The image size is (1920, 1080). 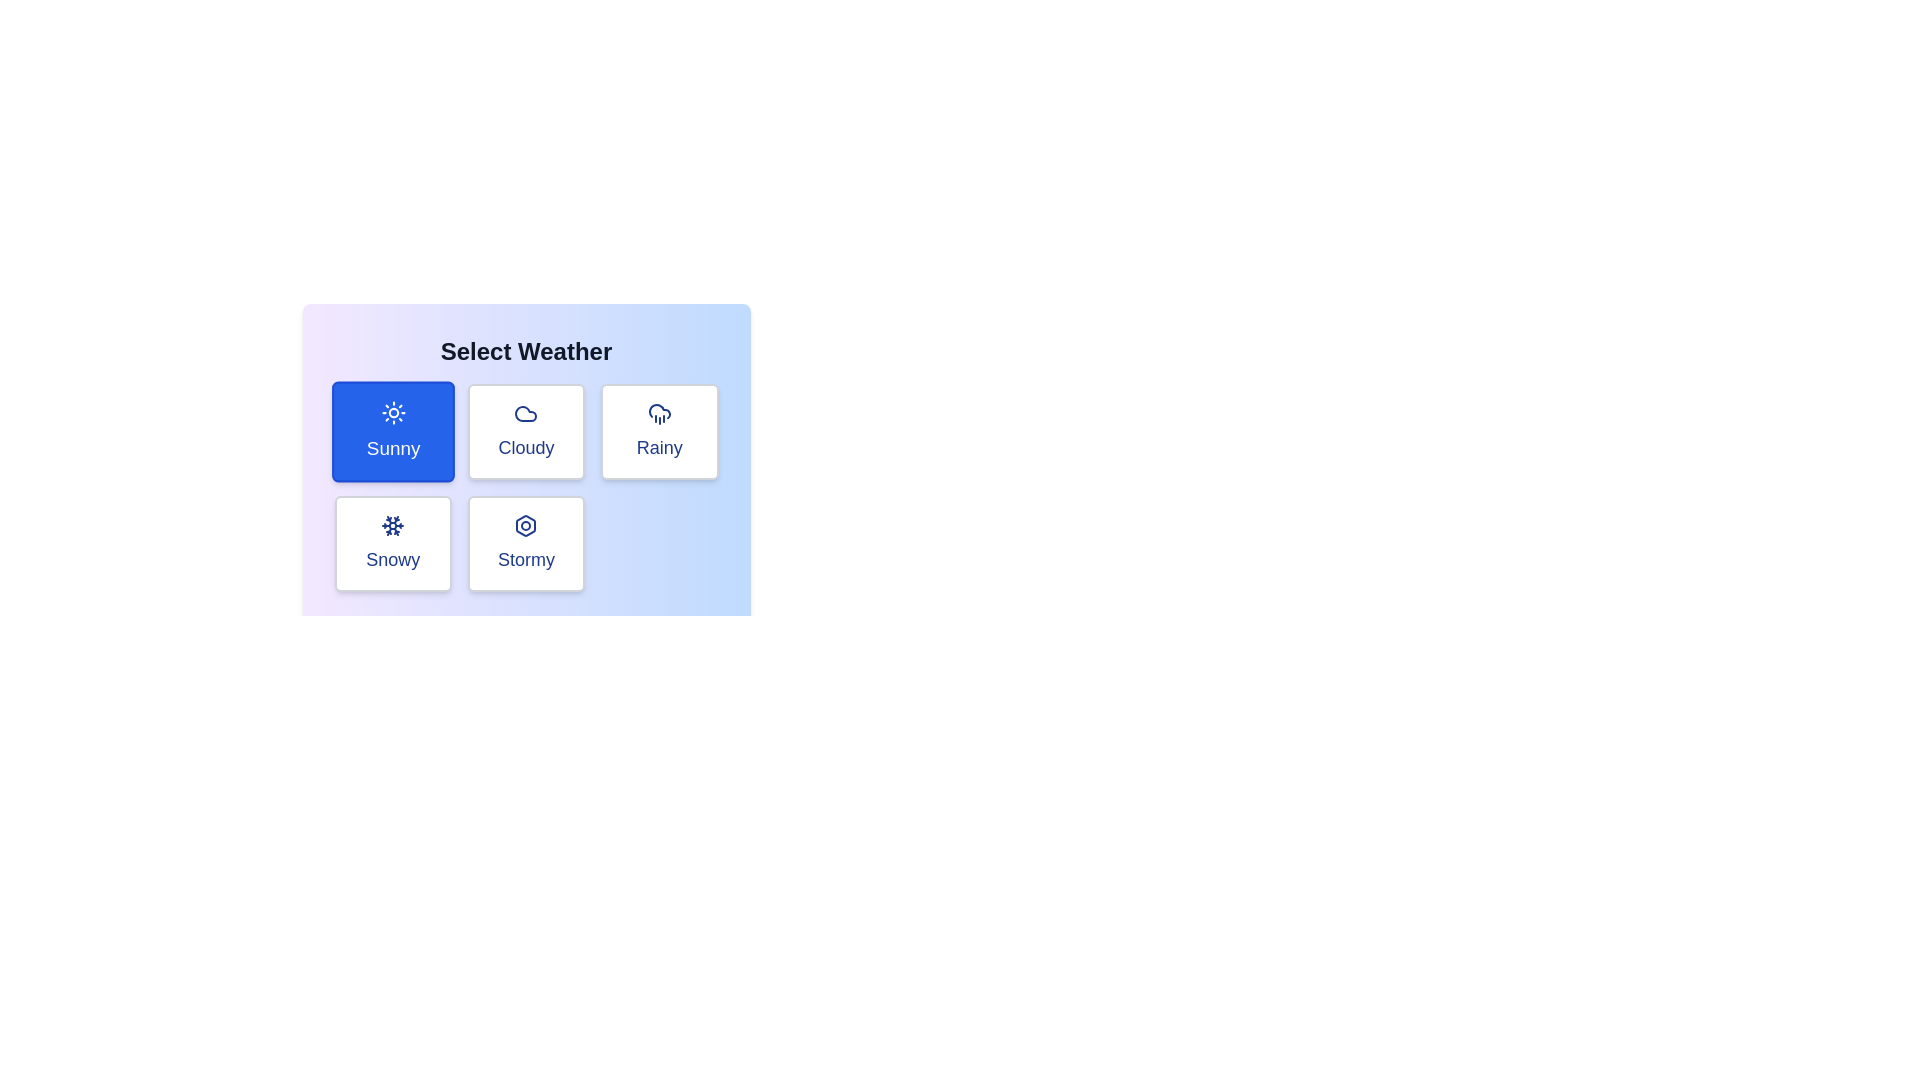 I want to click on text label that says 'Rainy' located in the third button of a 2x3 button grid within the 'Select Weather' card interface, so click(x=659, y=446).